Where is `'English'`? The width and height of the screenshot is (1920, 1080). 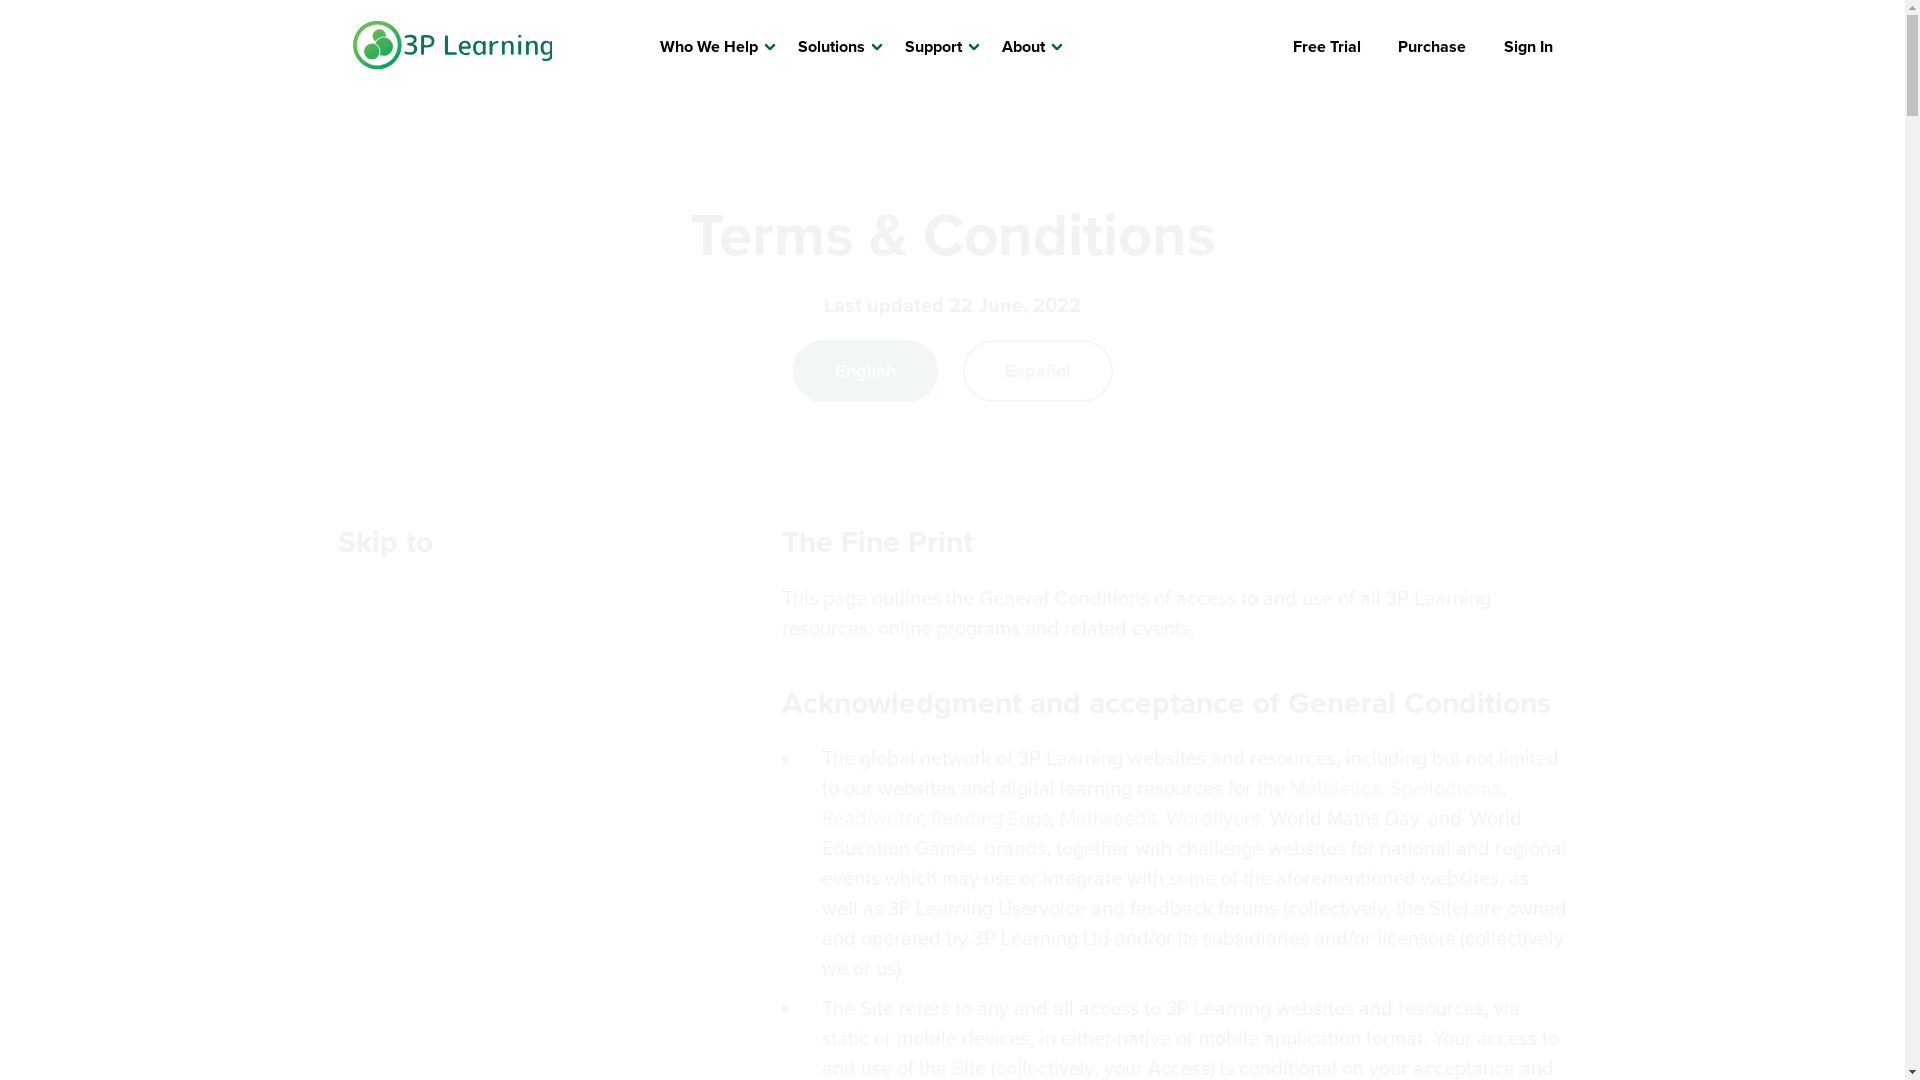 'English' is located at coordinates (864, 370).